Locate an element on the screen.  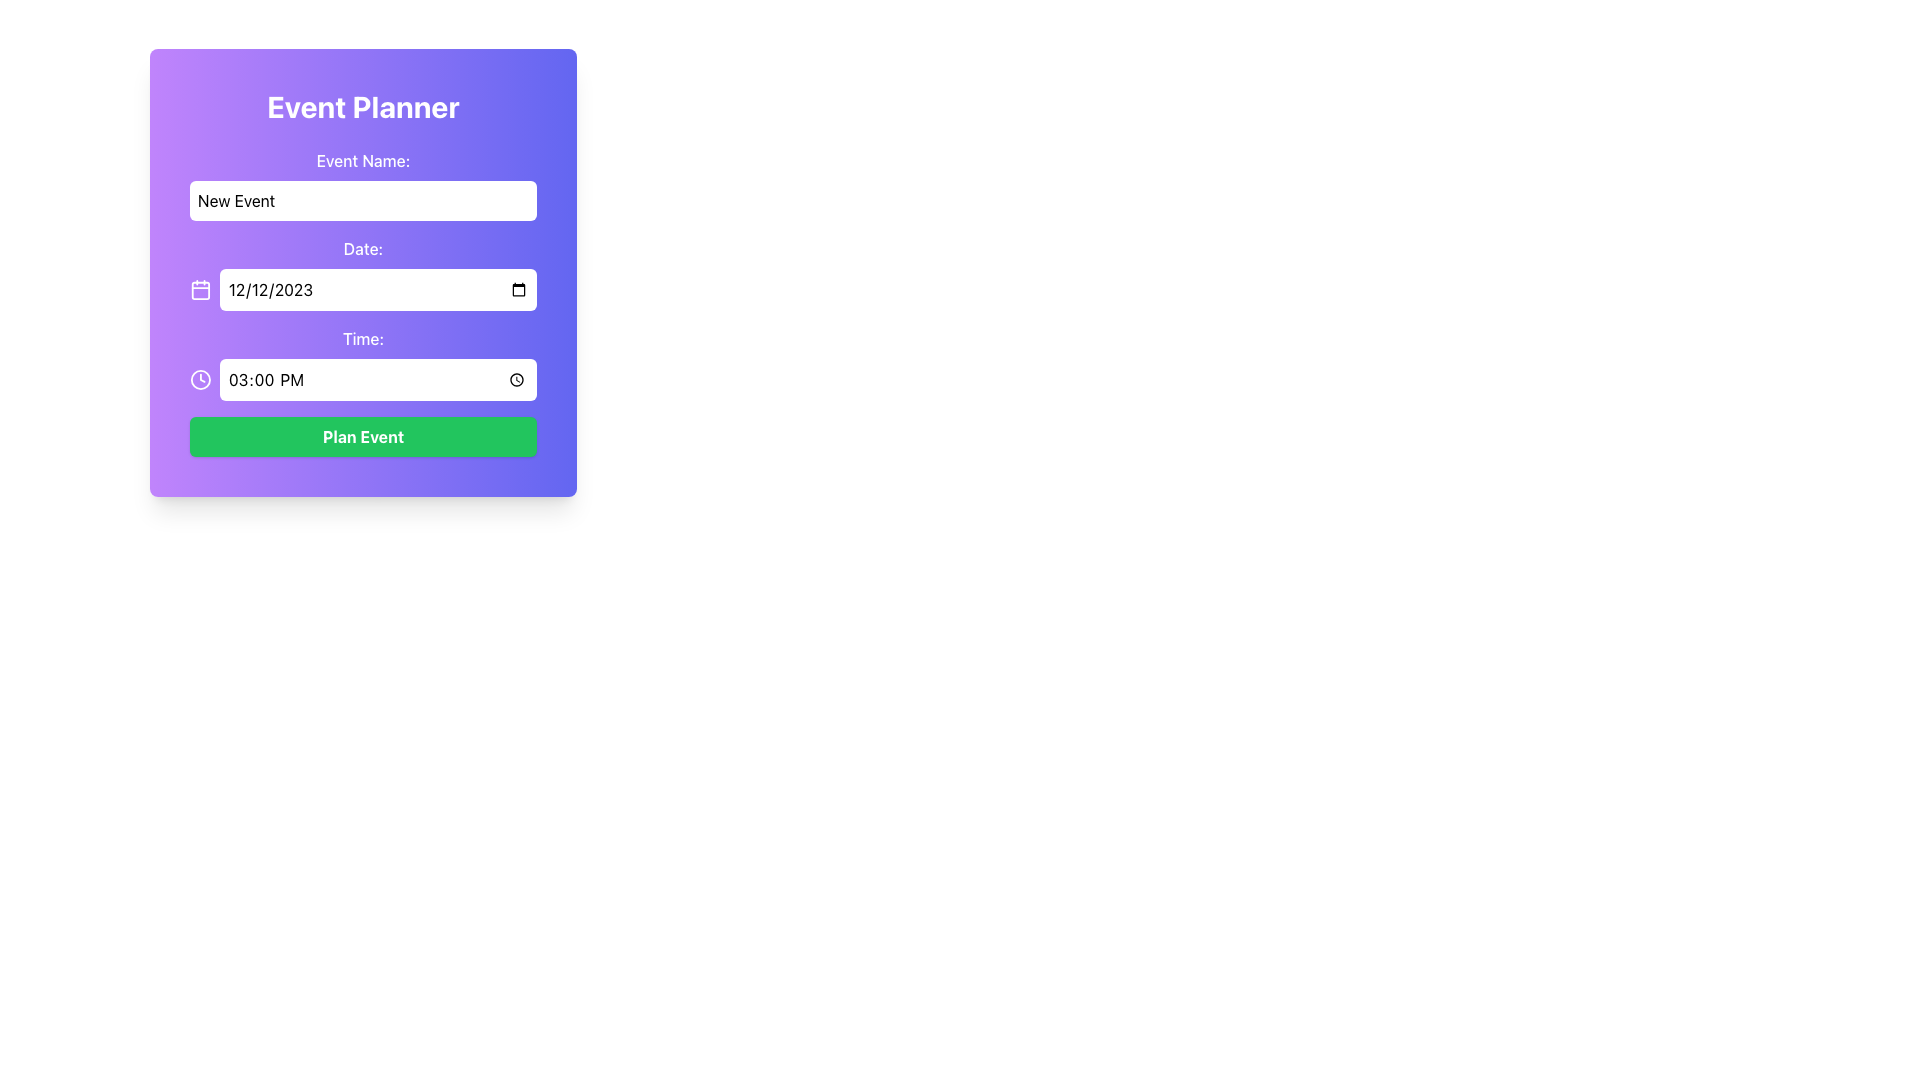
the 'Plan Event' button, which is a vivid green rectangular button with bold white text is located at coordinates (363, 435).